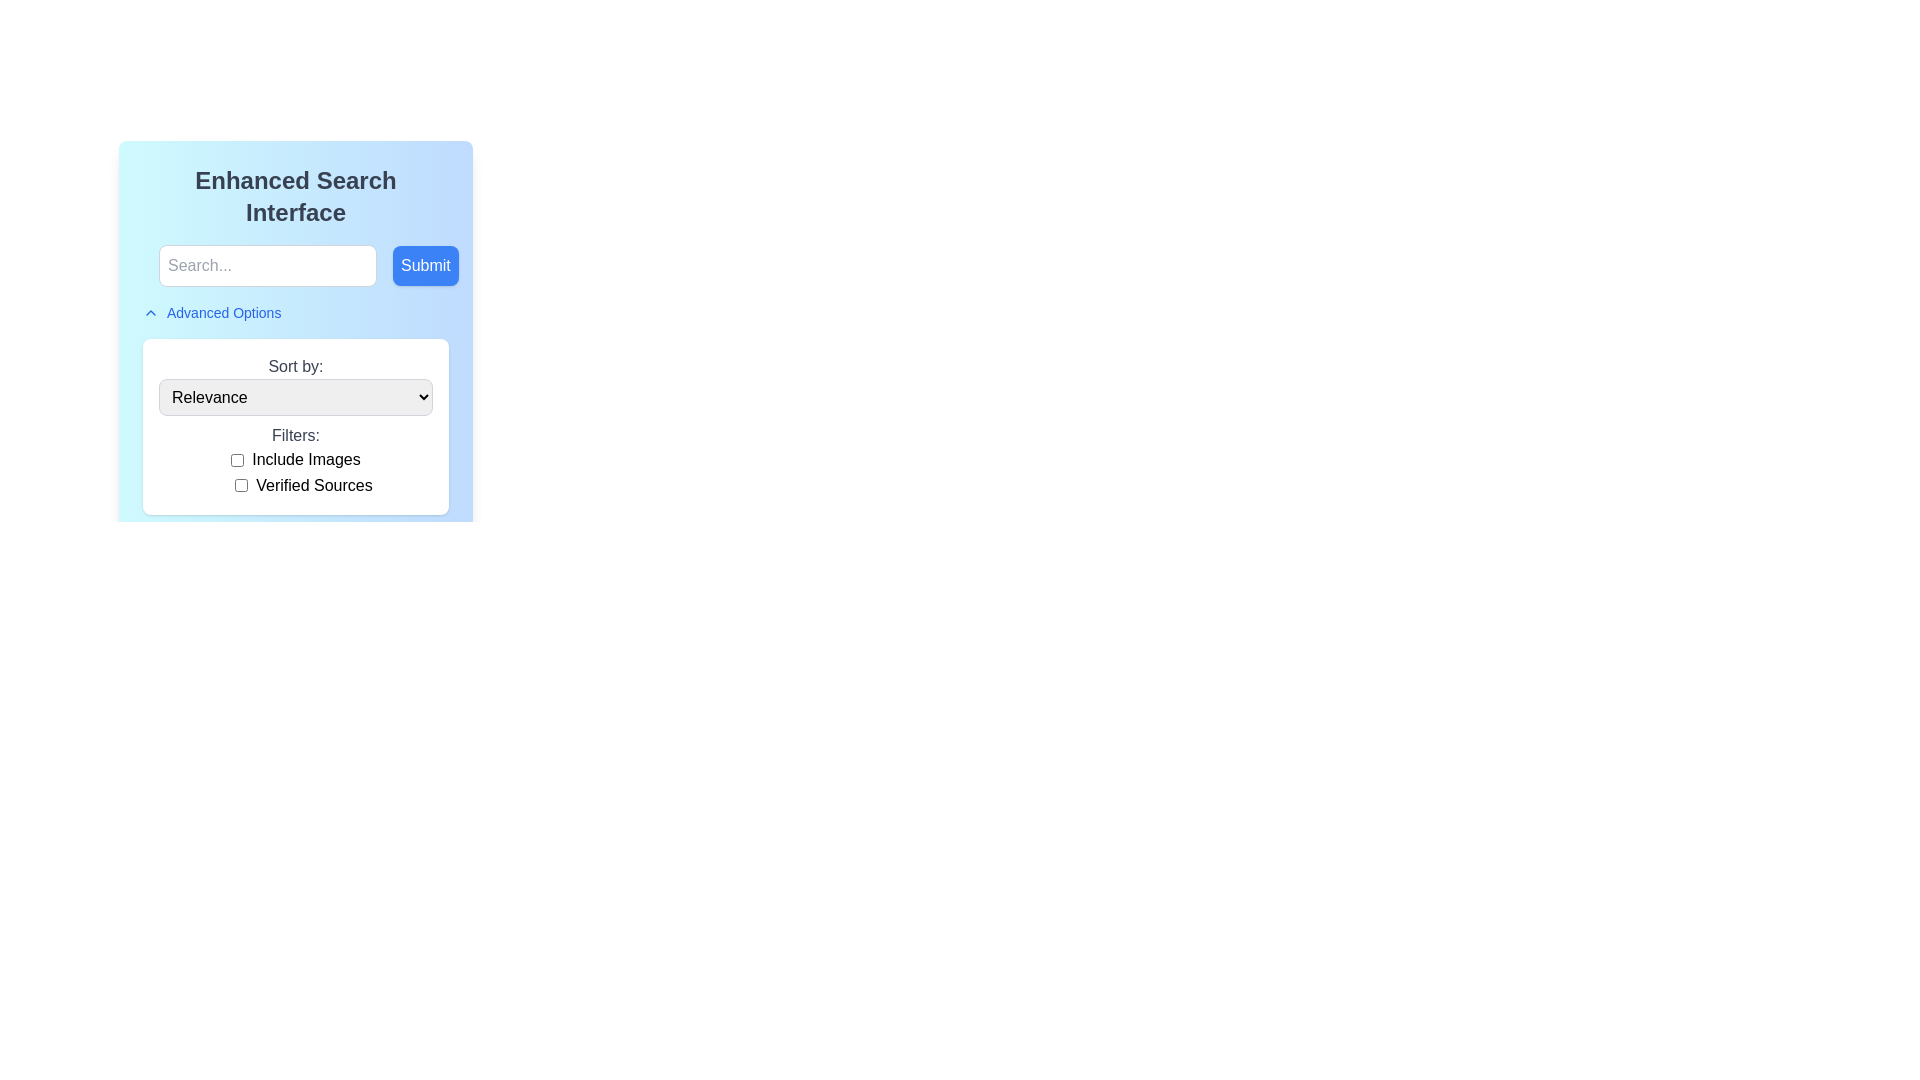 The image size is (1920, 1080). Describe the element at coordinates (295, 385) in the screenshot. I see `the dropdown menu located below the 'Advanced Options' section and above the 'Filters:' section` at that location.